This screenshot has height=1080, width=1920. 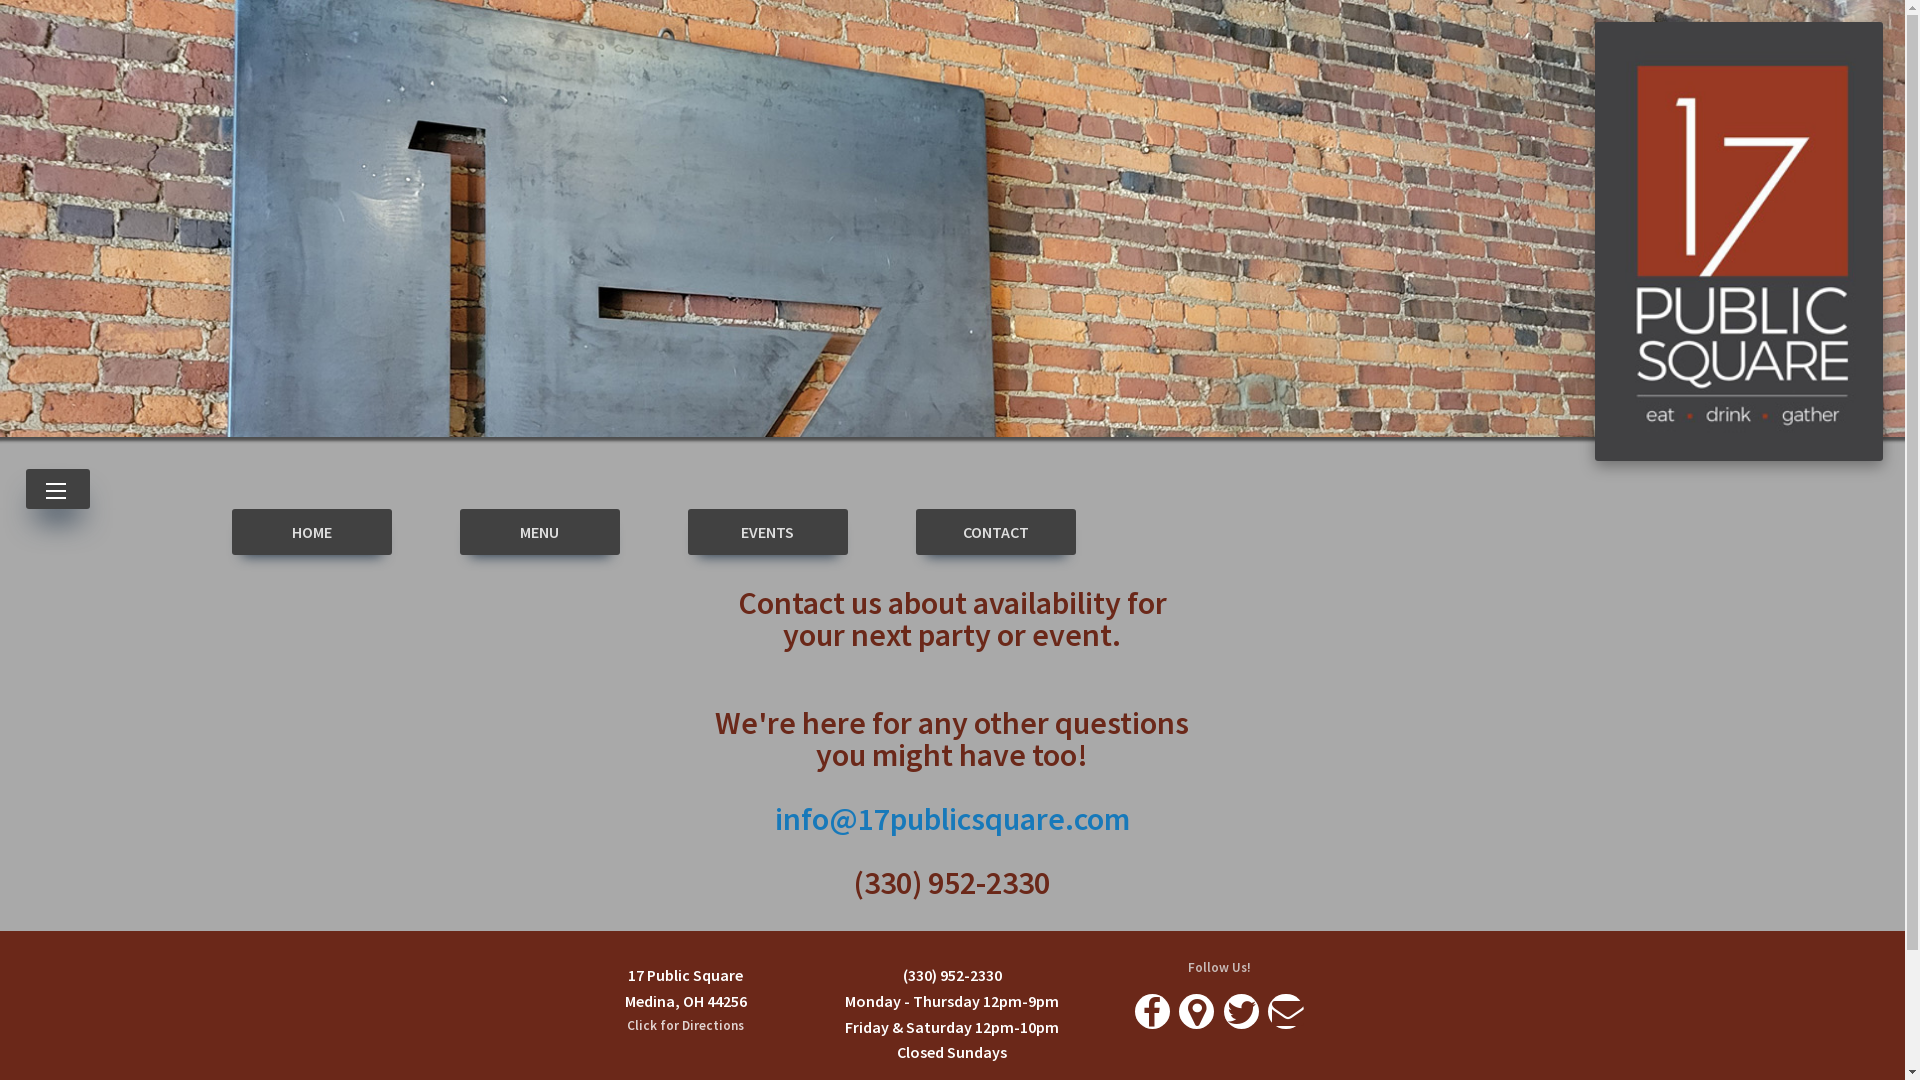 I want to click on 'HOME', so click(x=311, y=531).